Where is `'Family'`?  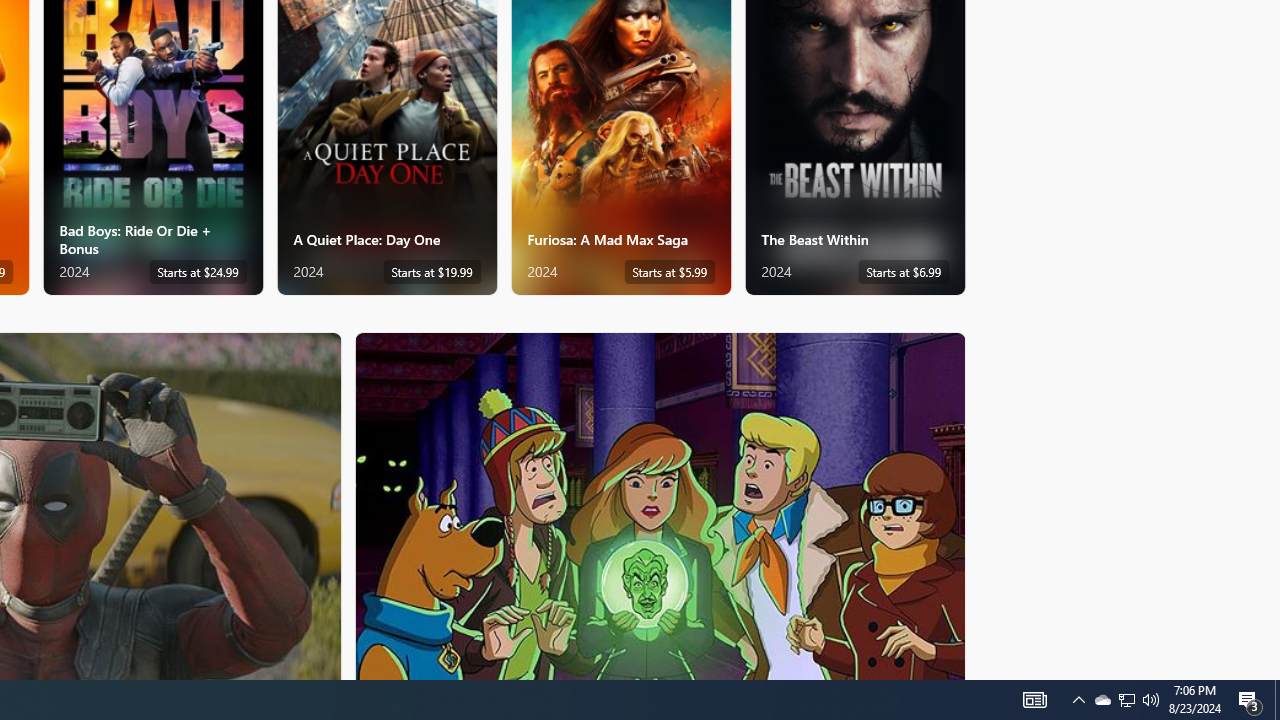
'Family' is located at coordinates (660, 504).